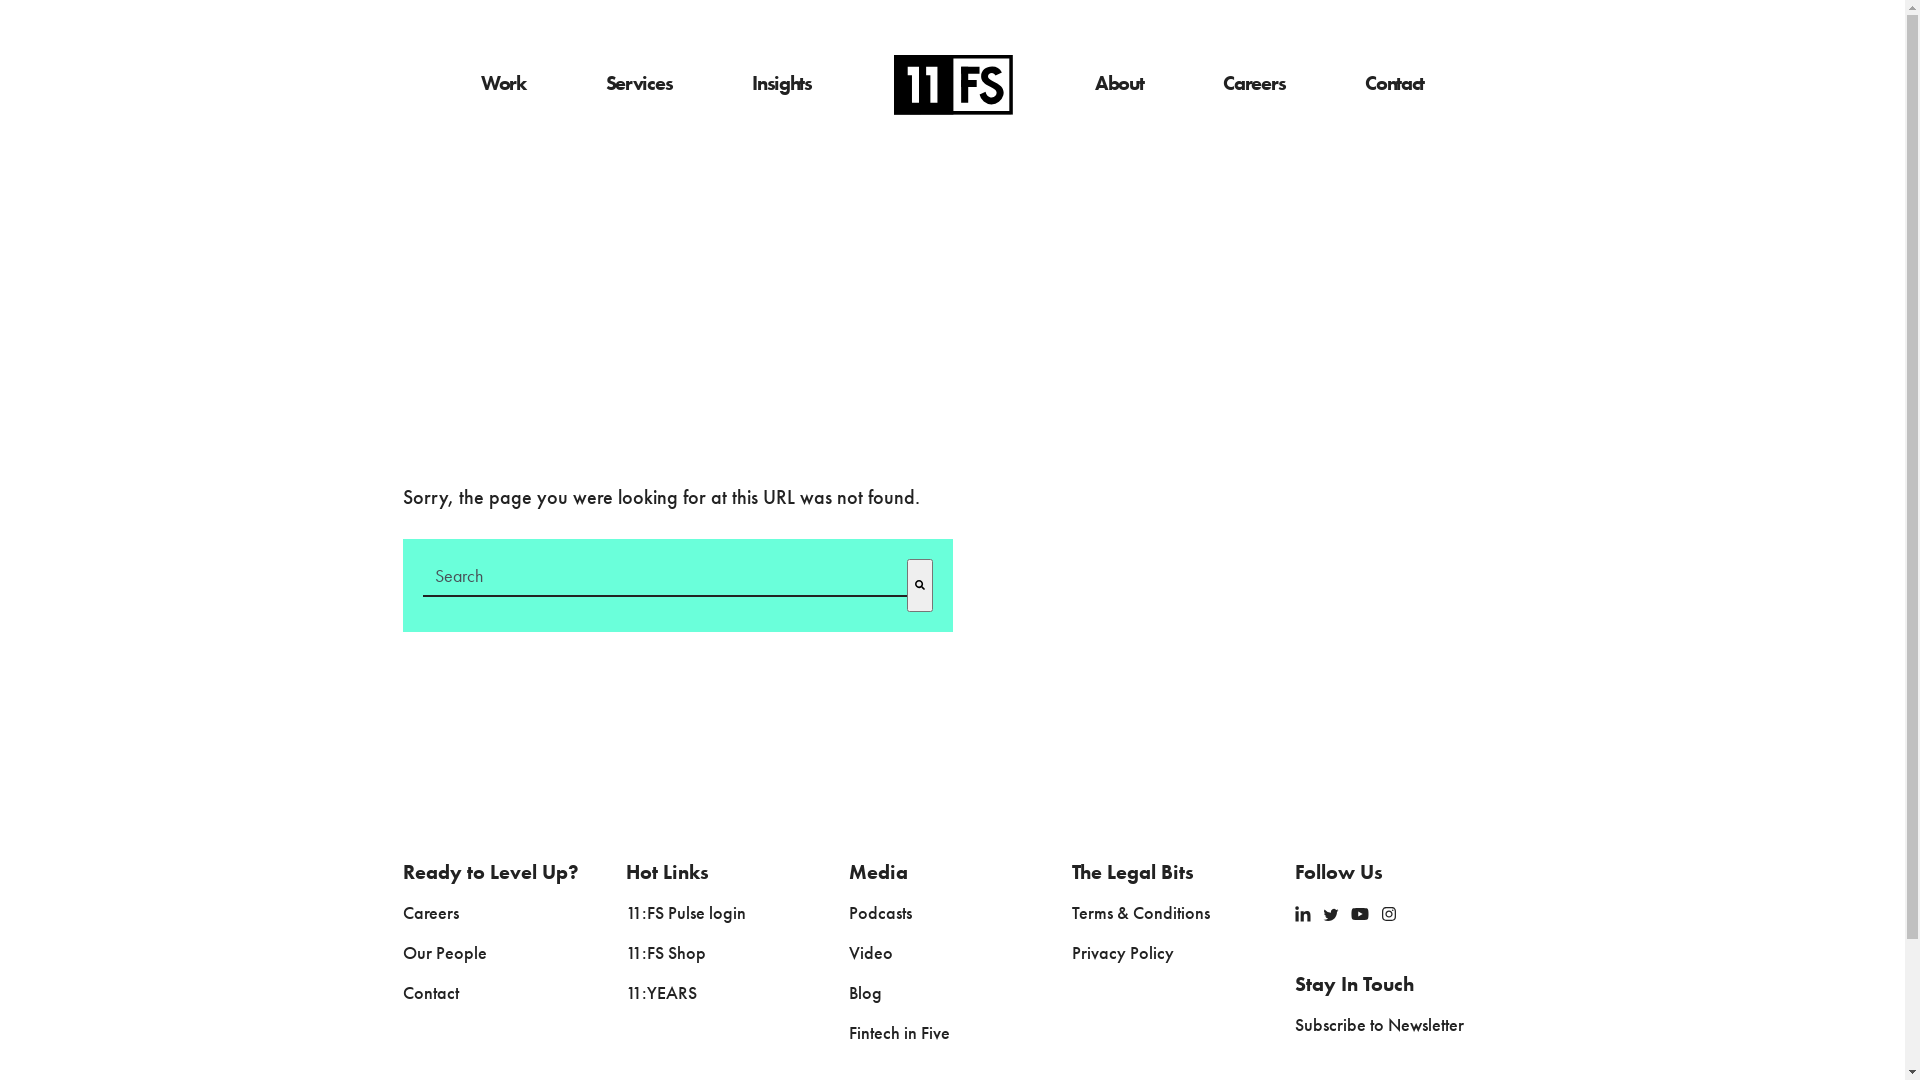  What do you see at coordinates (1387, 913) in the screenshot?
I see `'Instagram'` at bounding box center [1387, 913].